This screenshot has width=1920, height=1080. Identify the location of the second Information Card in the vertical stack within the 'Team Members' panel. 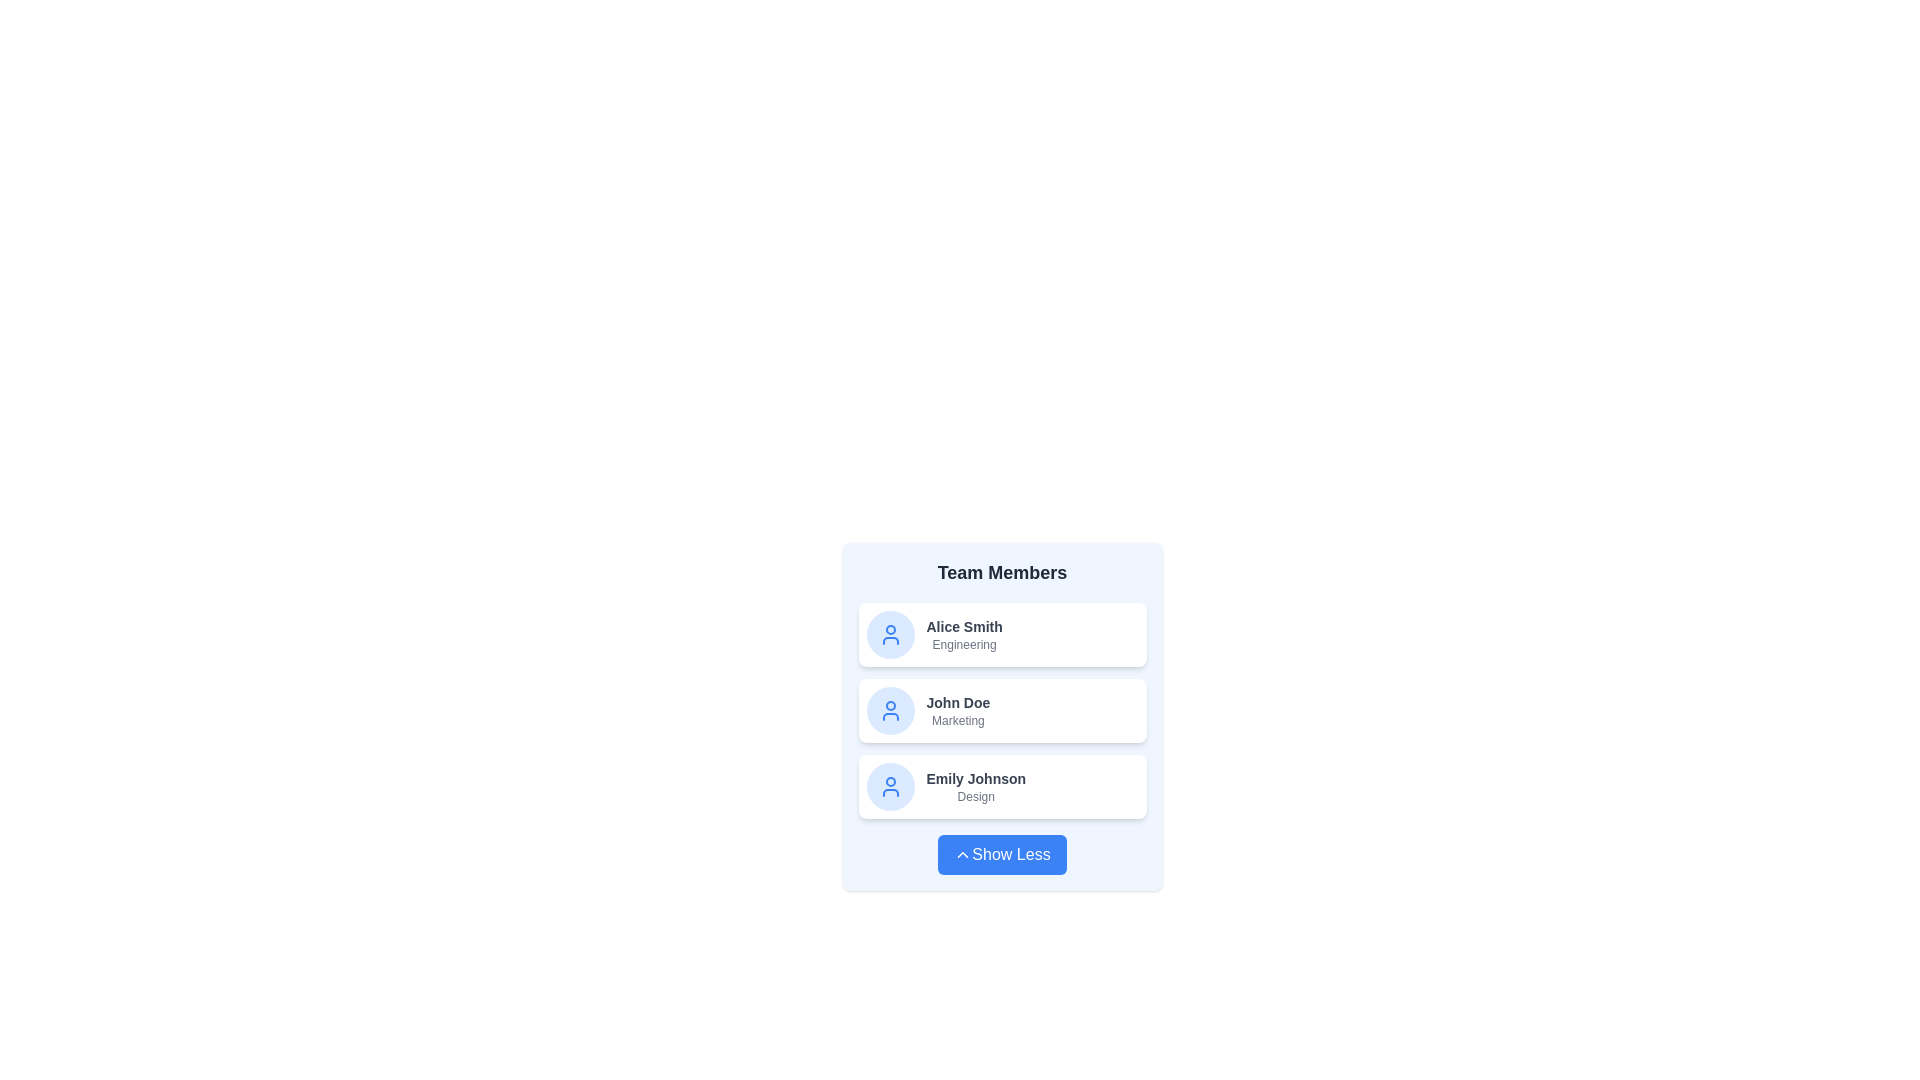
(1002, 716).